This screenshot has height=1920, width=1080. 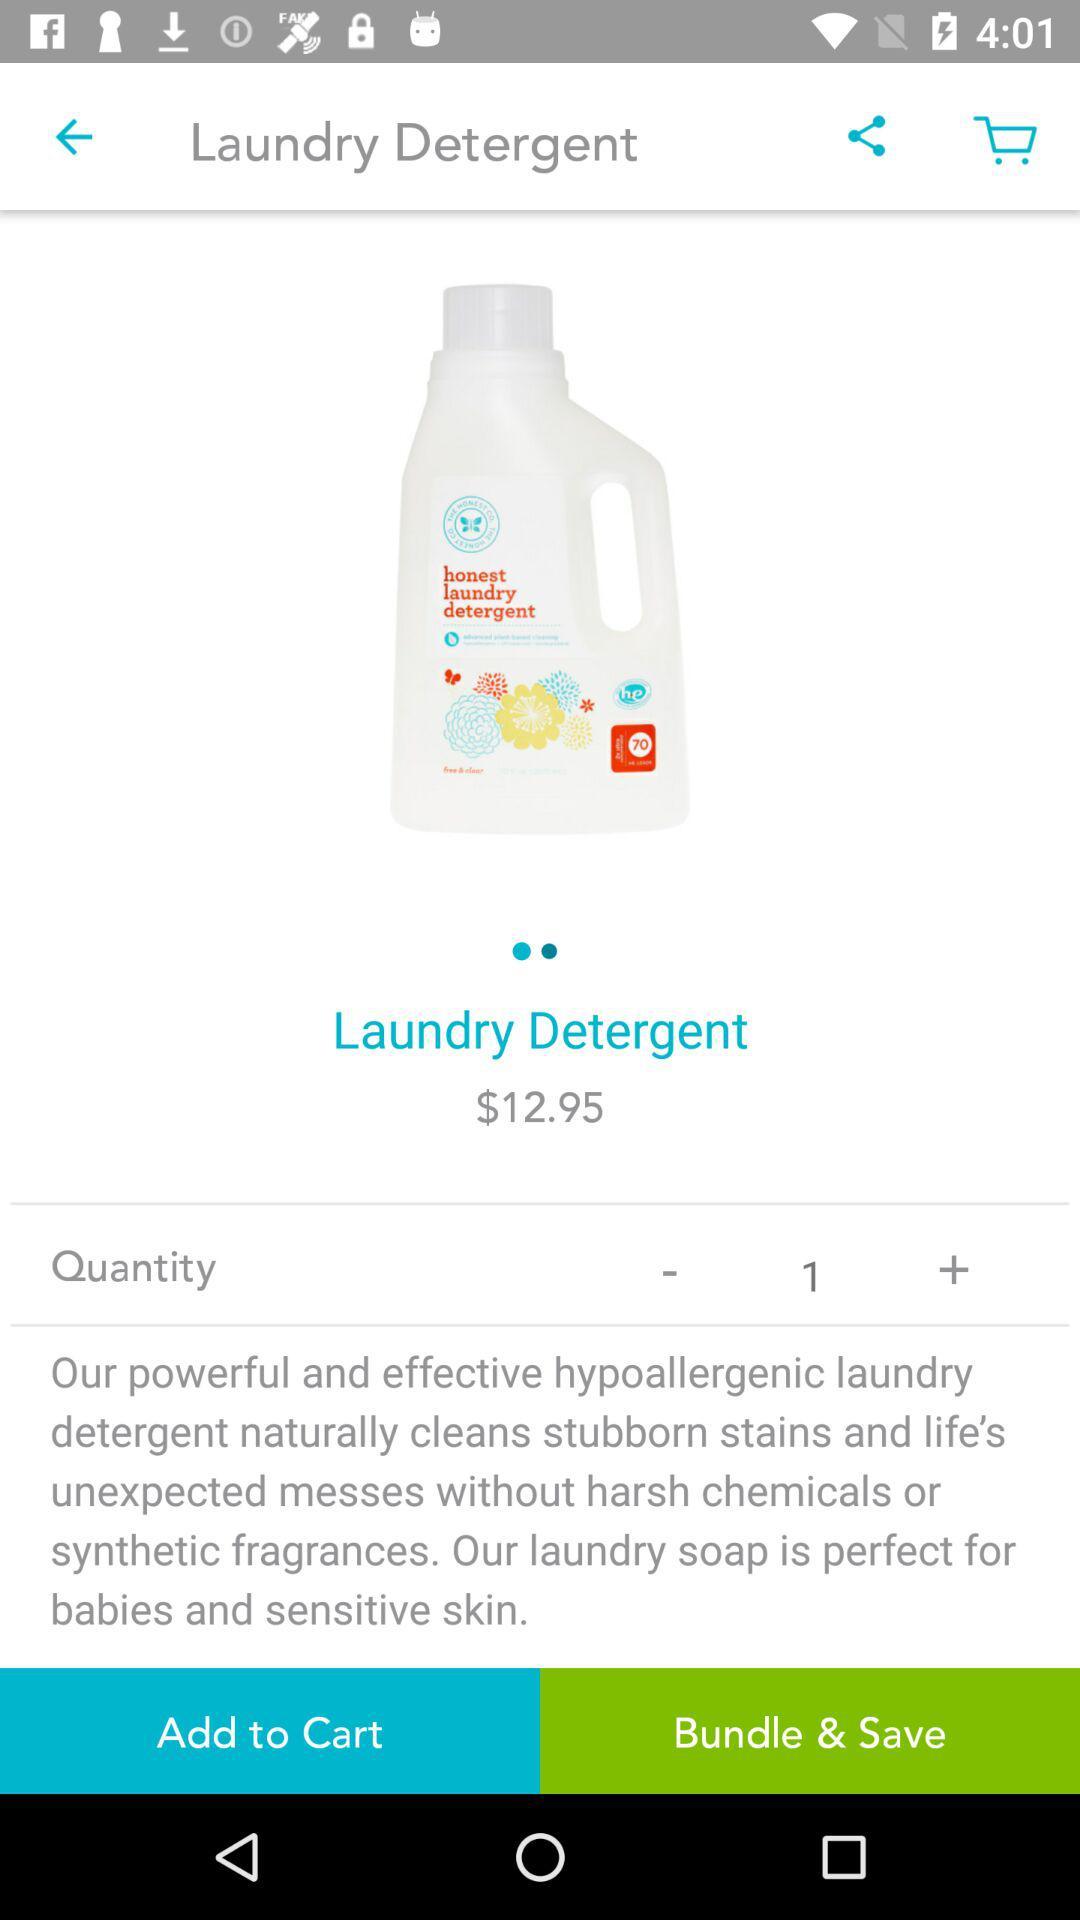 I want to click on icon next to the 1 app, so click(x=952, y=1263).